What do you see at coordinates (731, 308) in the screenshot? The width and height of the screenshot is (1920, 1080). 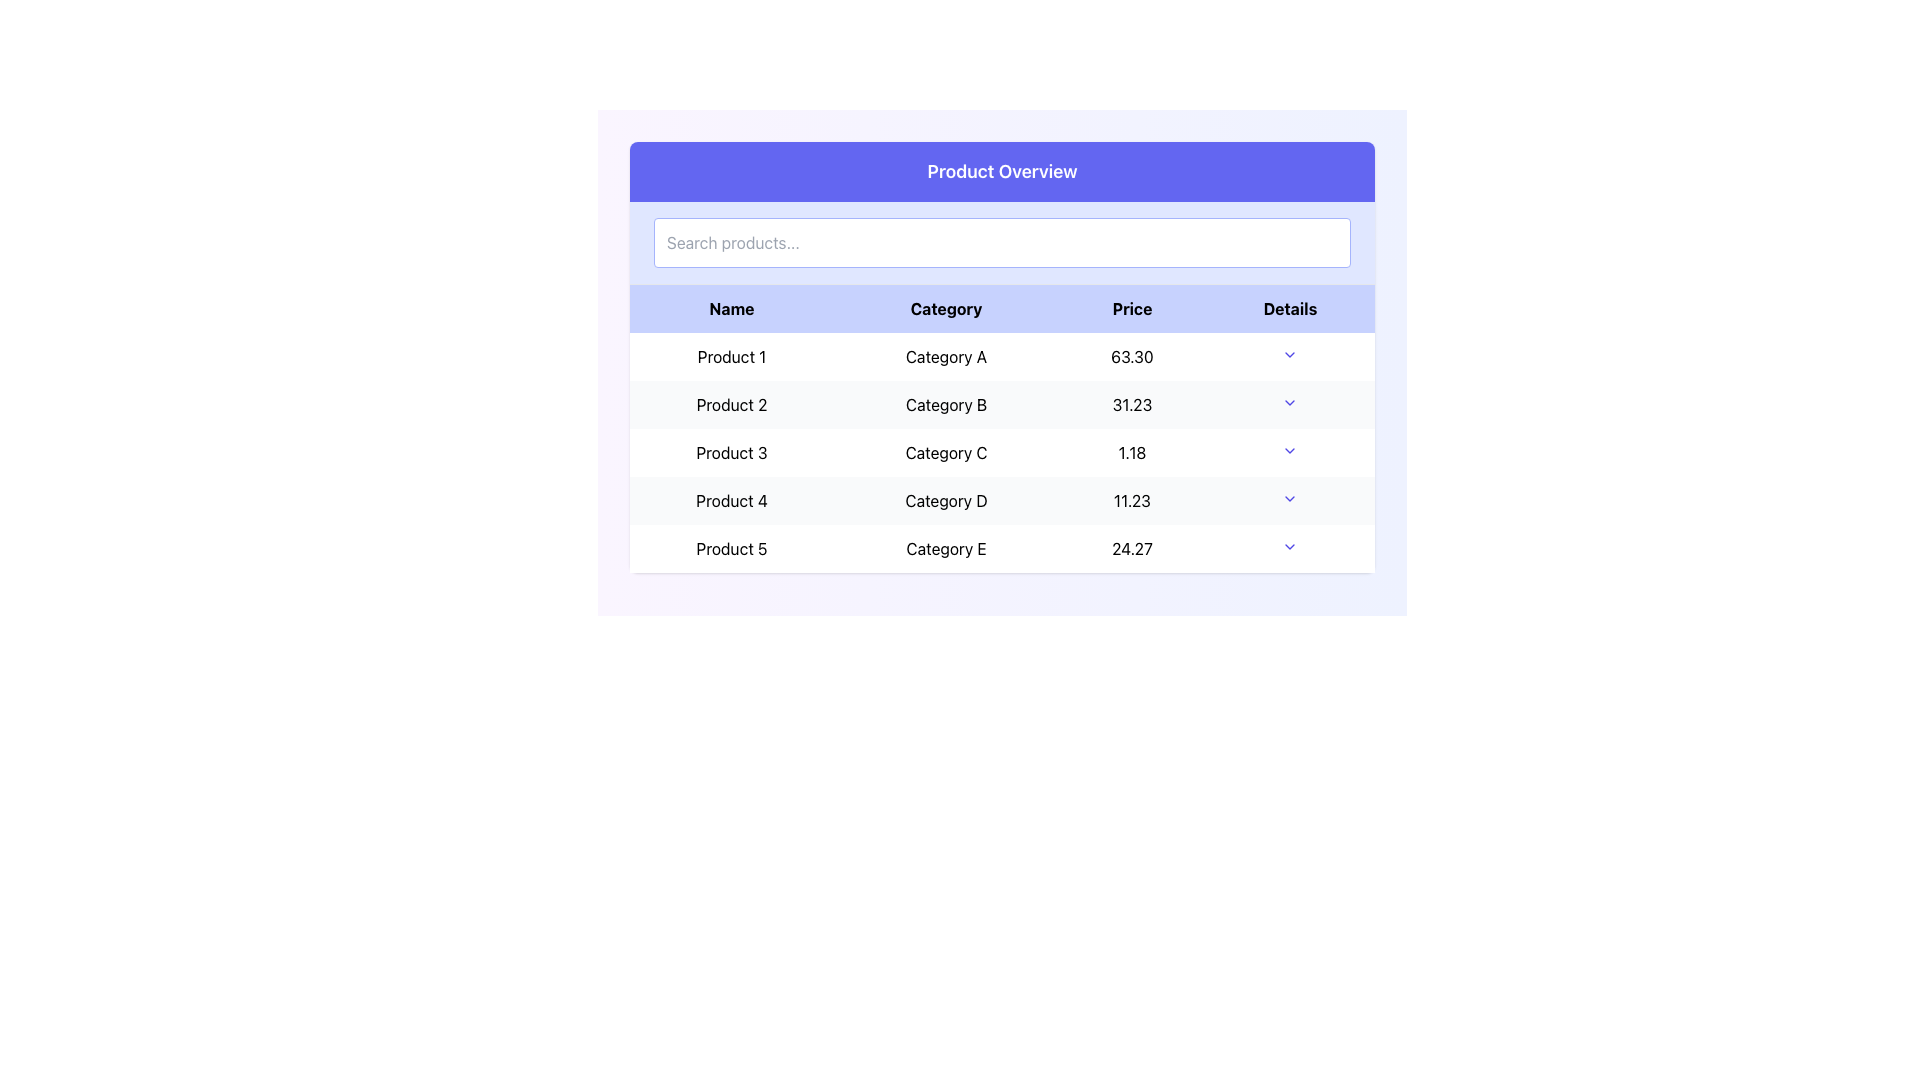 I see `the first header element that identifies the associated column in a product listing table` at bounding box center [731, 308].